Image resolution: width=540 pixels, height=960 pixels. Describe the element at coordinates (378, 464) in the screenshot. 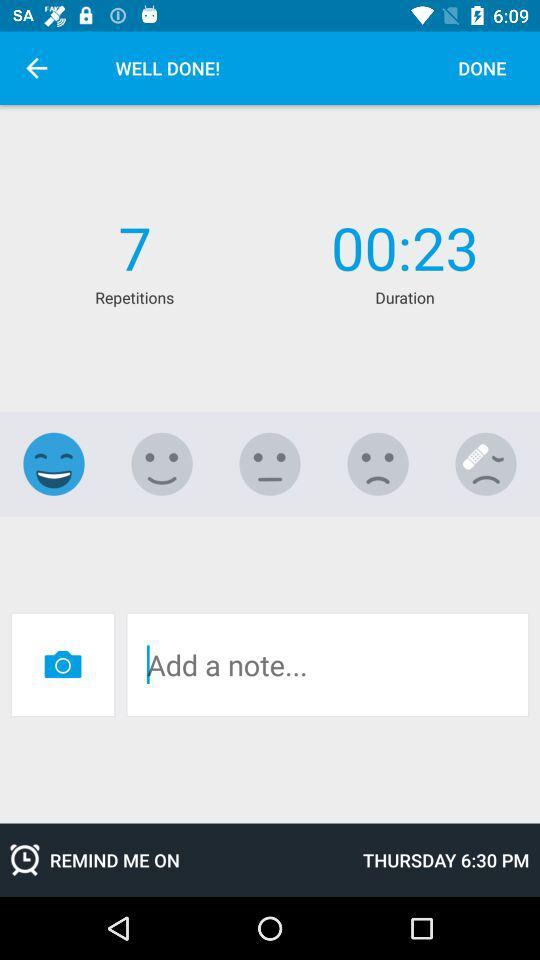

I see `slightly dislike select` at that location.